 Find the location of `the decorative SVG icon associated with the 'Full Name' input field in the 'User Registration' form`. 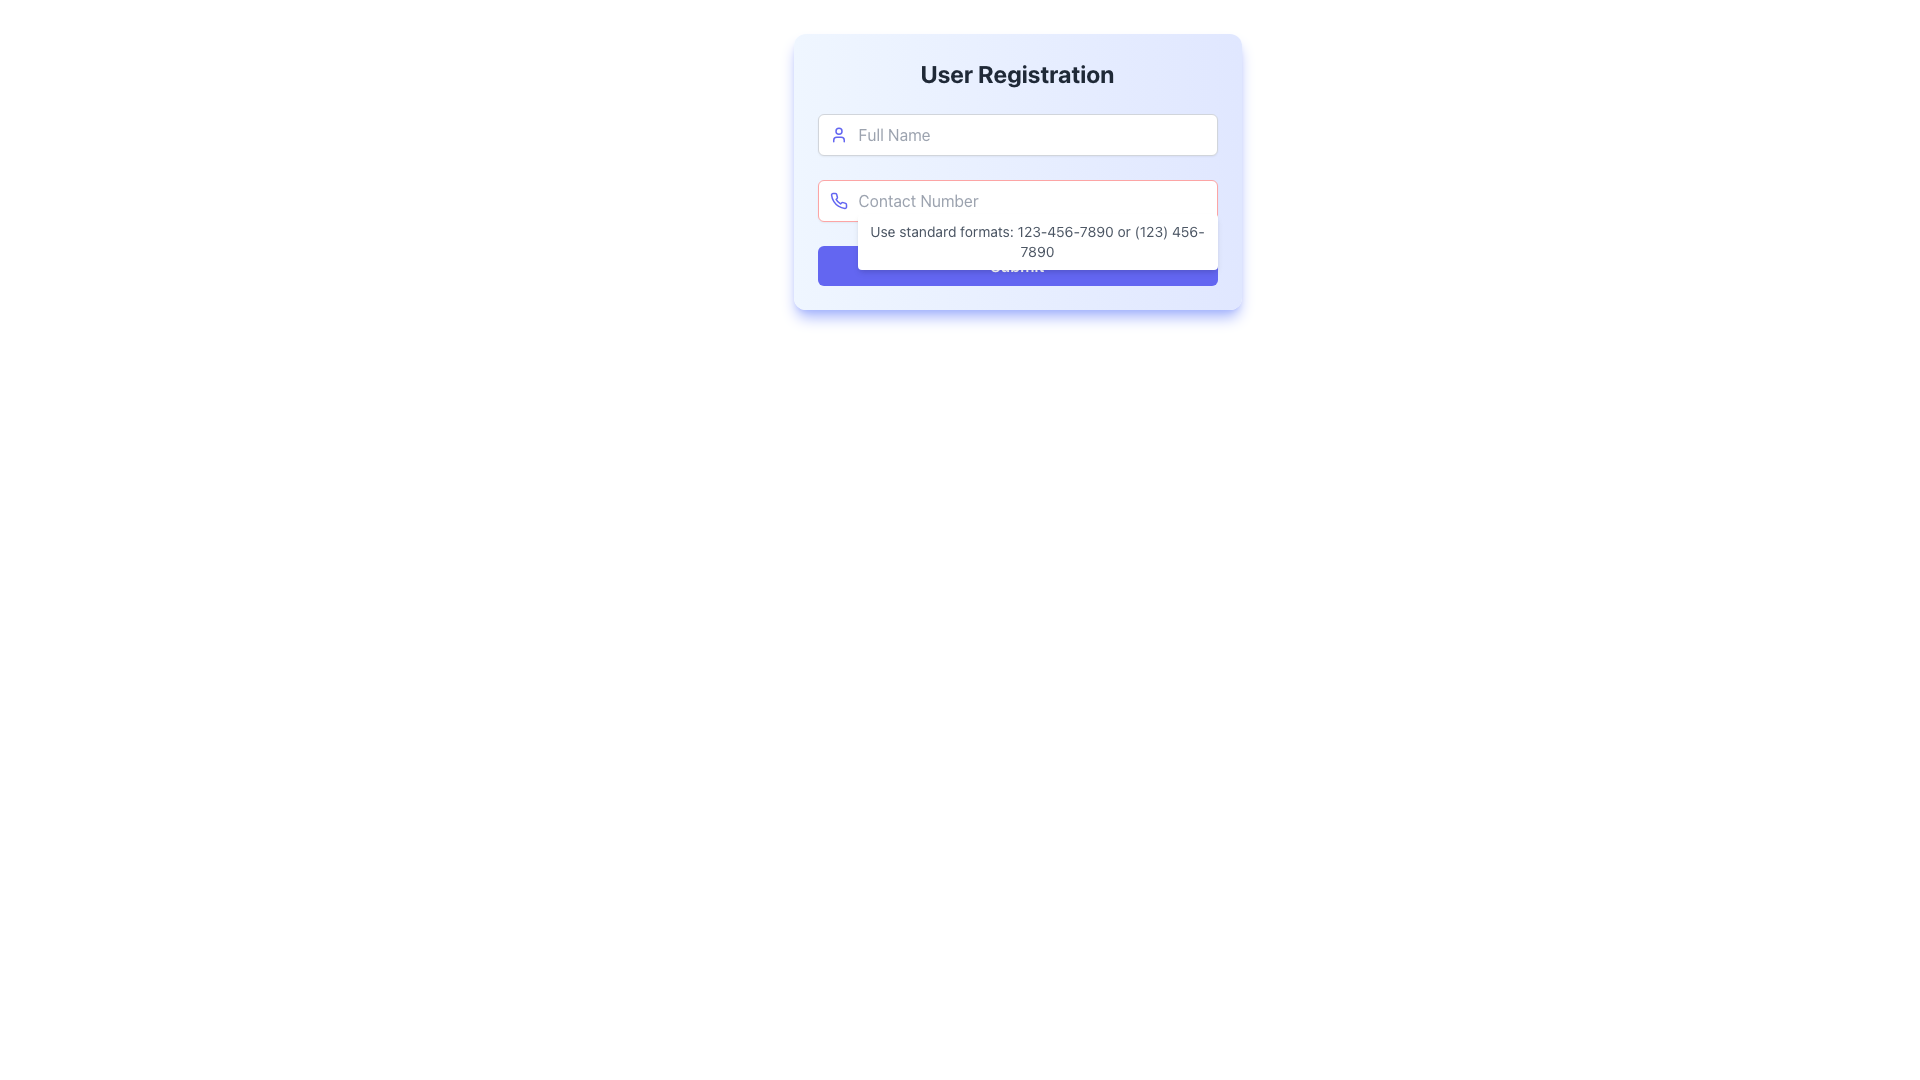

the decorative SVG icon associated with the 'Full Name' input field in the 'User Registration' form is located at coordinates (838, 135).